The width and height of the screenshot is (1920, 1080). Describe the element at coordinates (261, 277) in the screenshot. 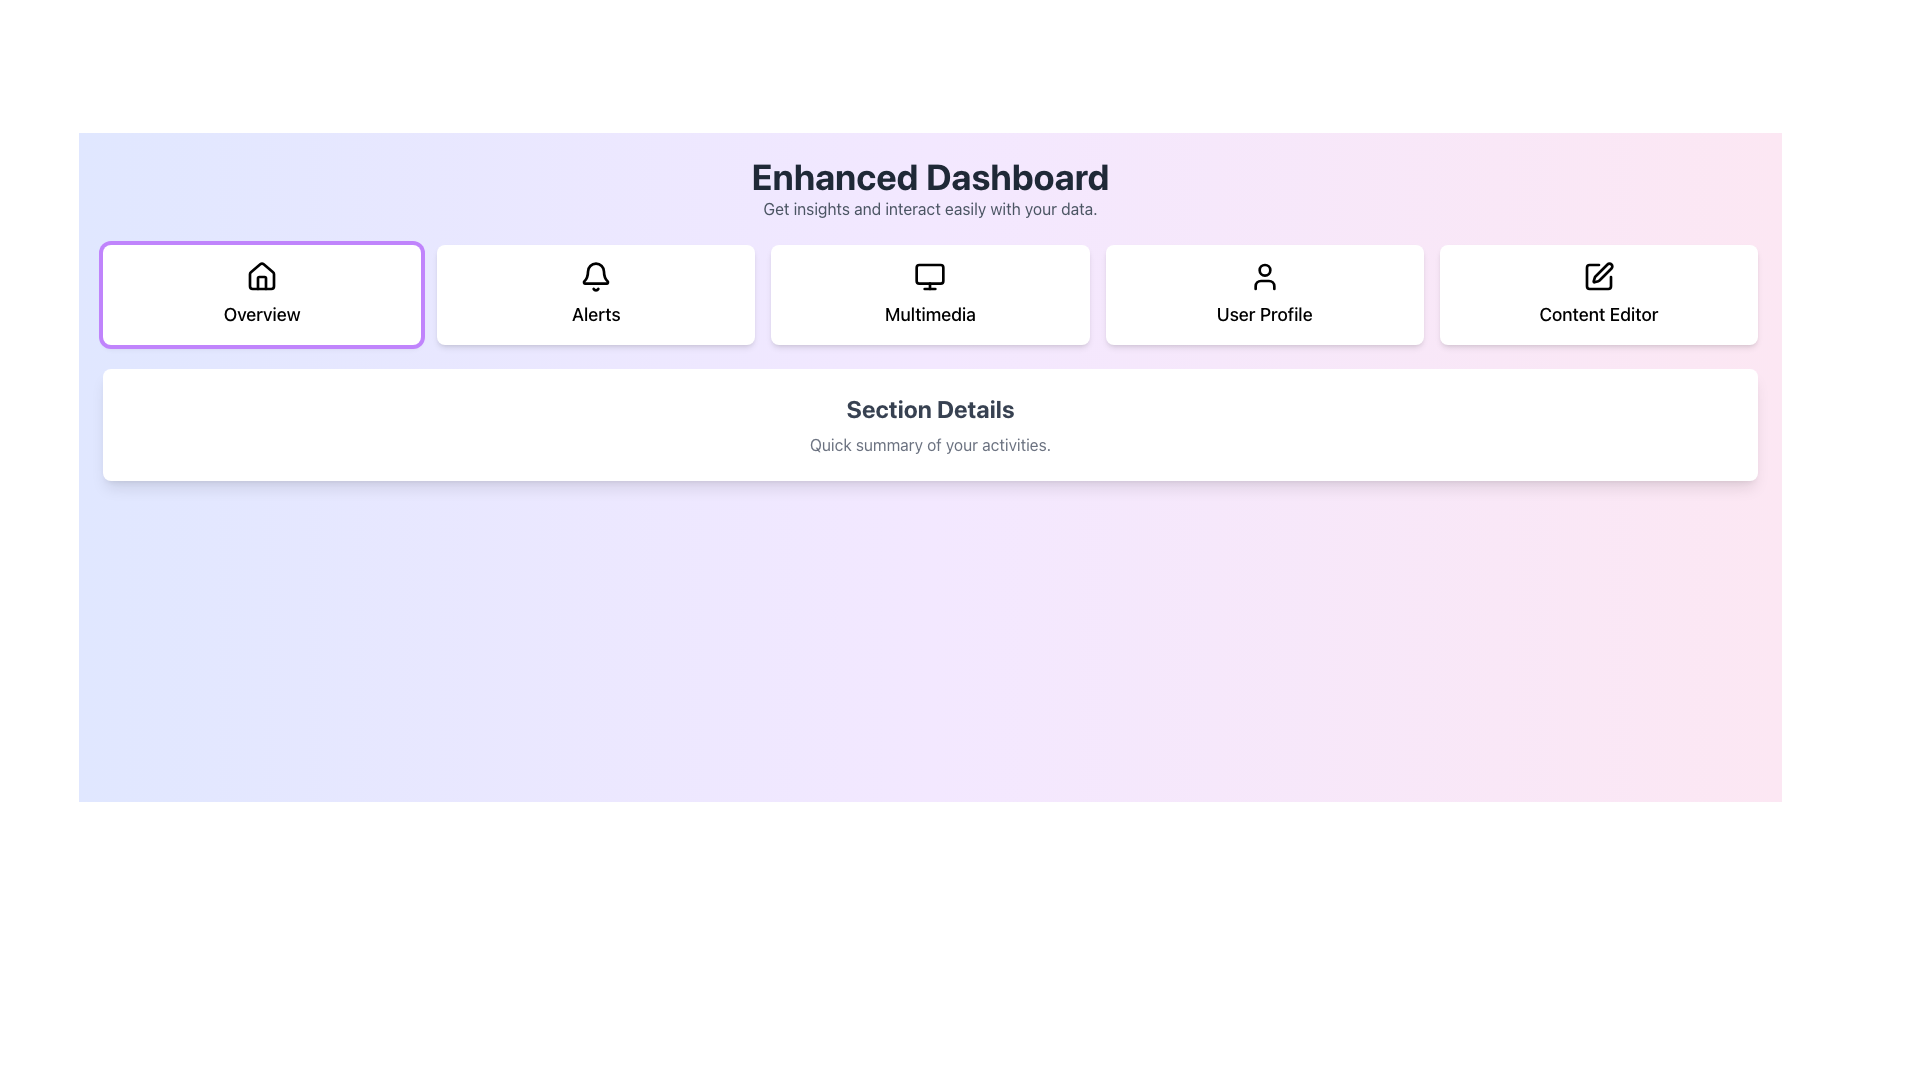

I see `the house icon located above the 'Overview' label in the interface` at that location.